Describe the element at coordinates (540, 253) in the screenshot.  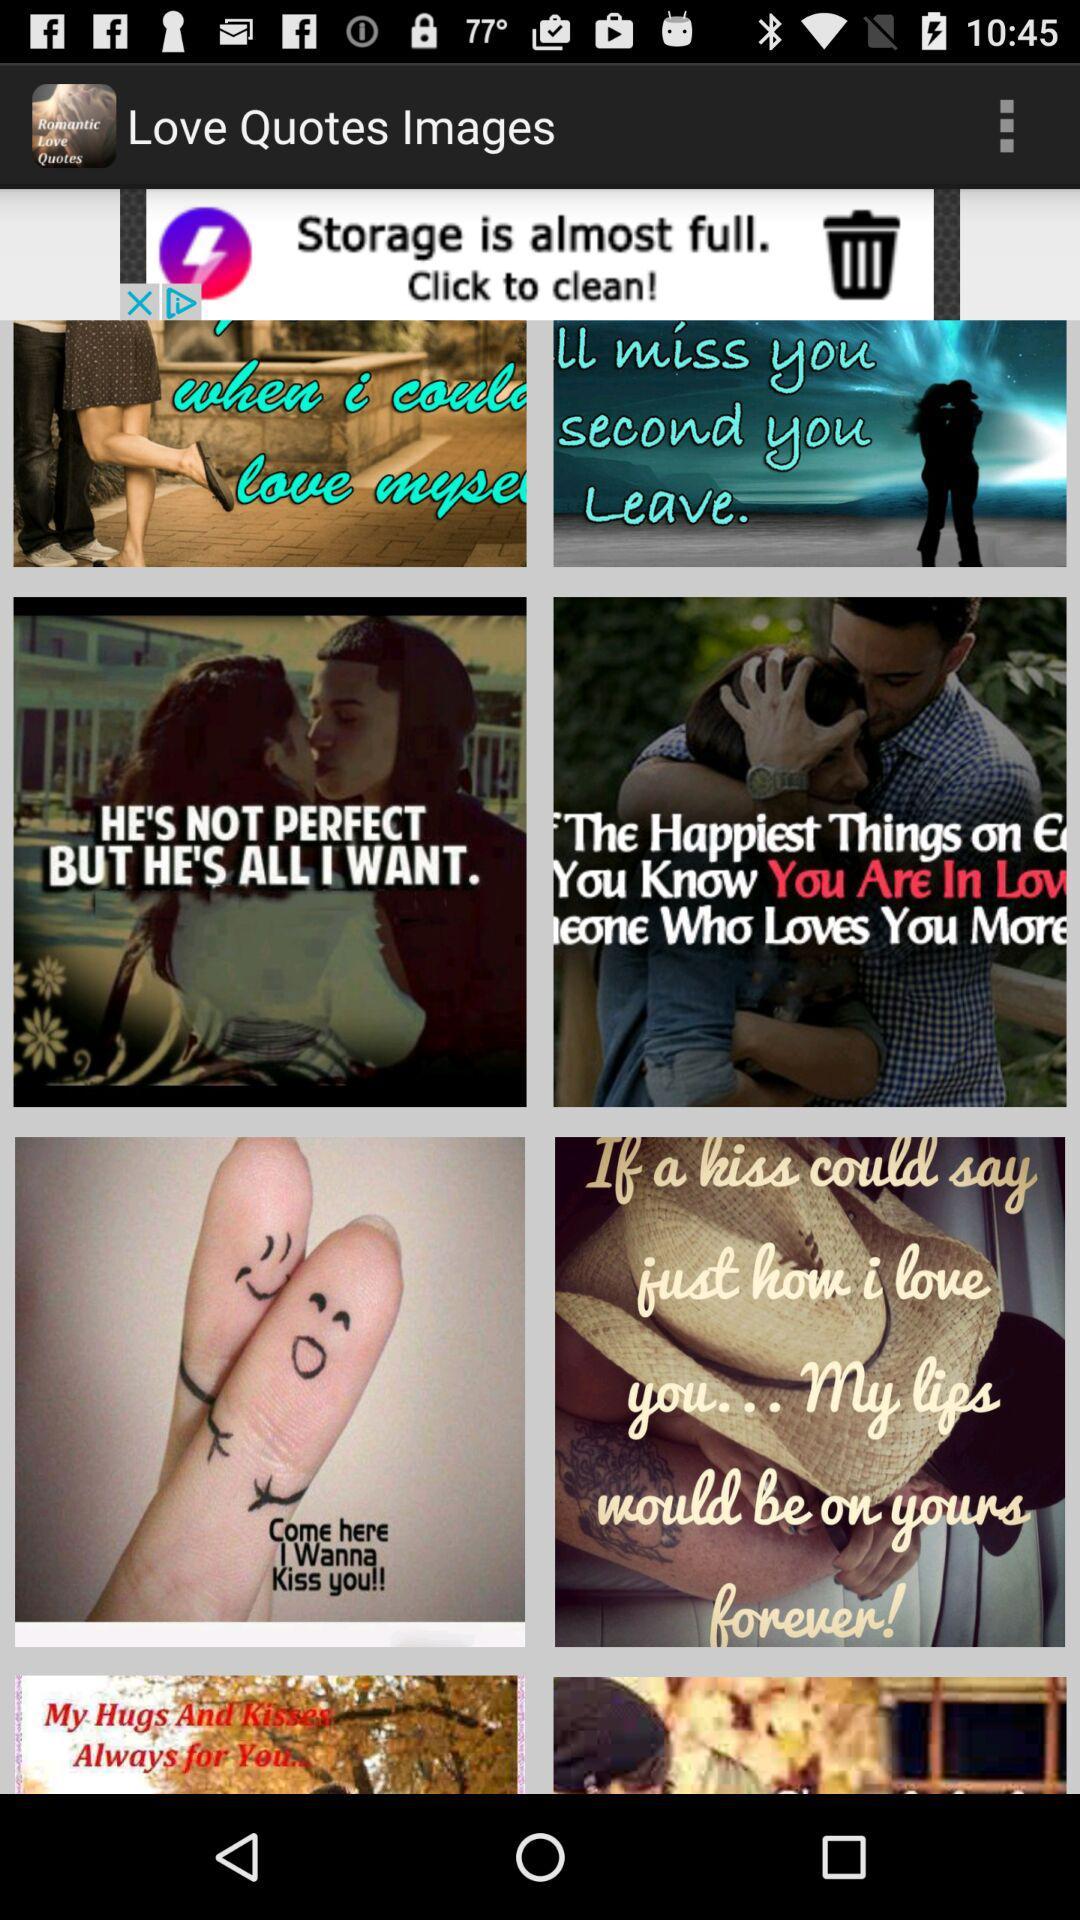
I see `open advertisement` at that location.